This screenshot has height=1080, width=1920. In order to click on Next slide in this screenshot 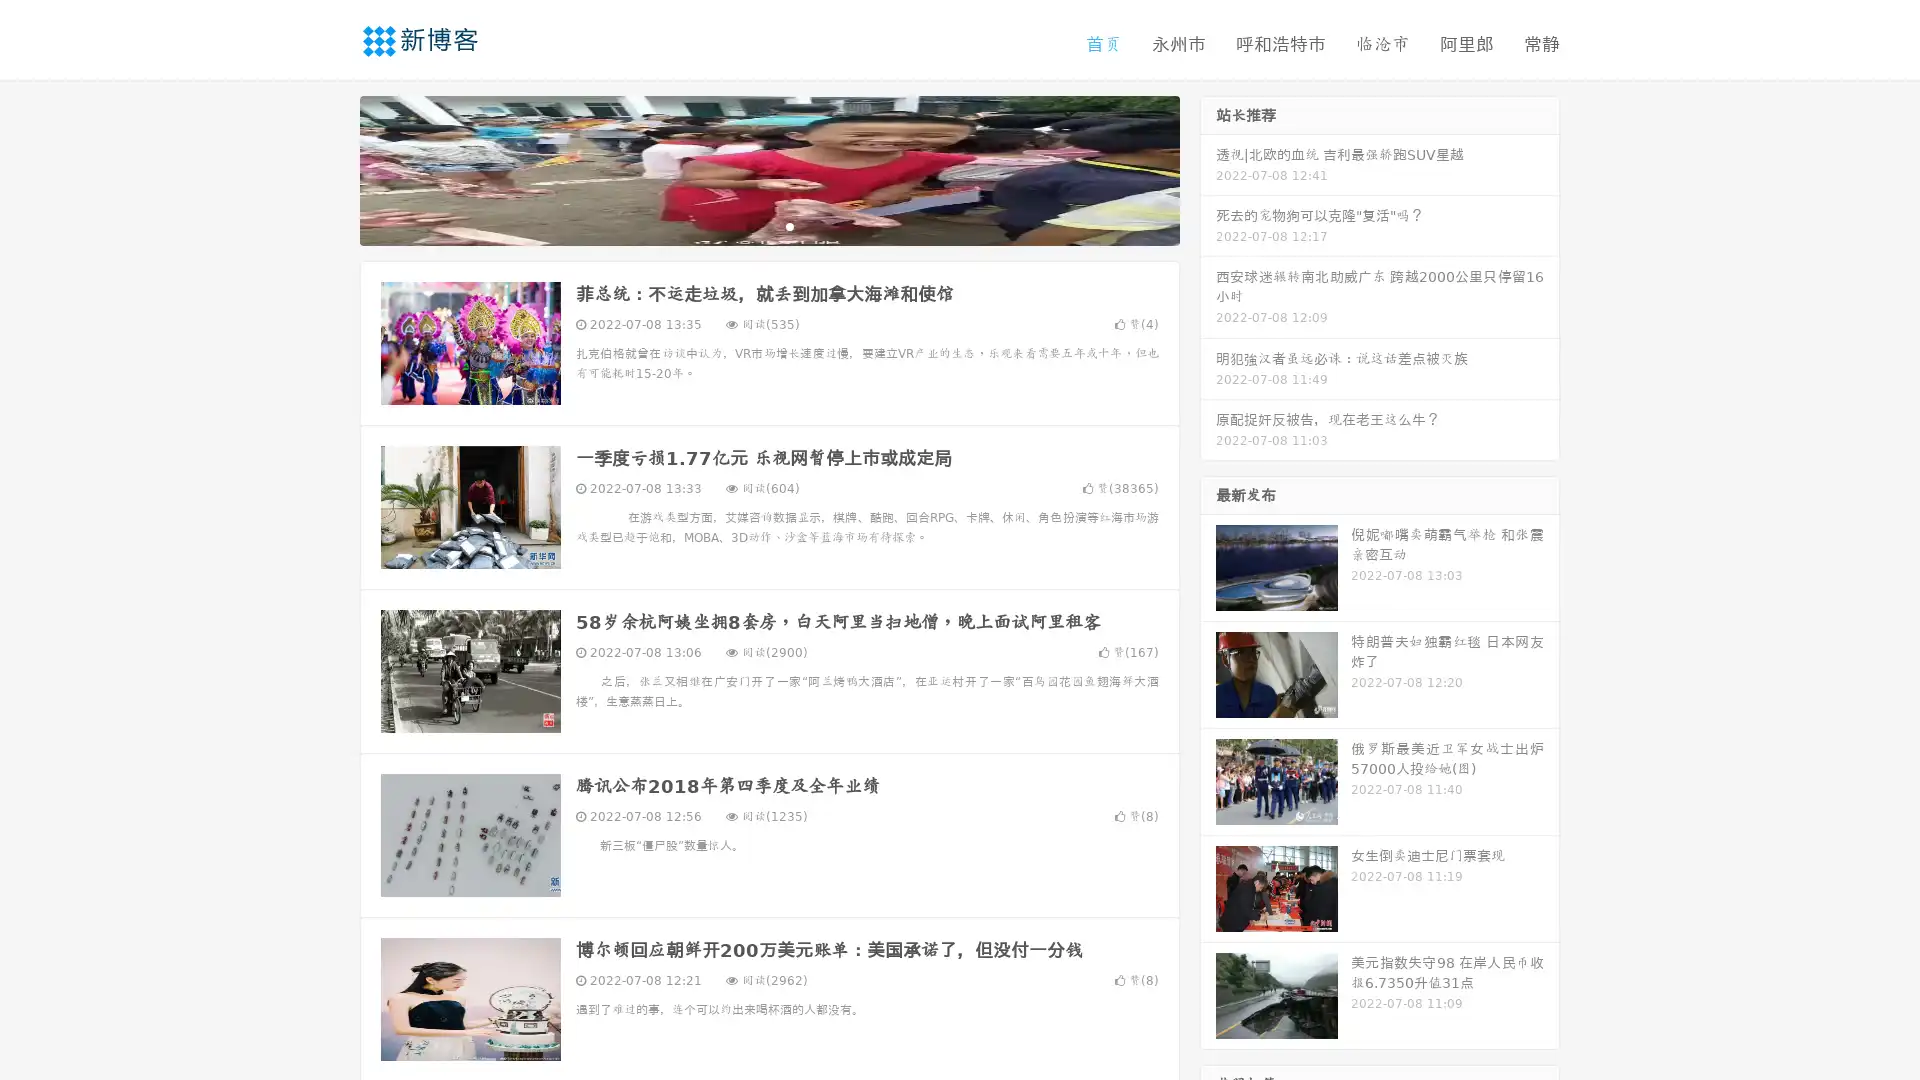, I will do `click(1208, 168)`.